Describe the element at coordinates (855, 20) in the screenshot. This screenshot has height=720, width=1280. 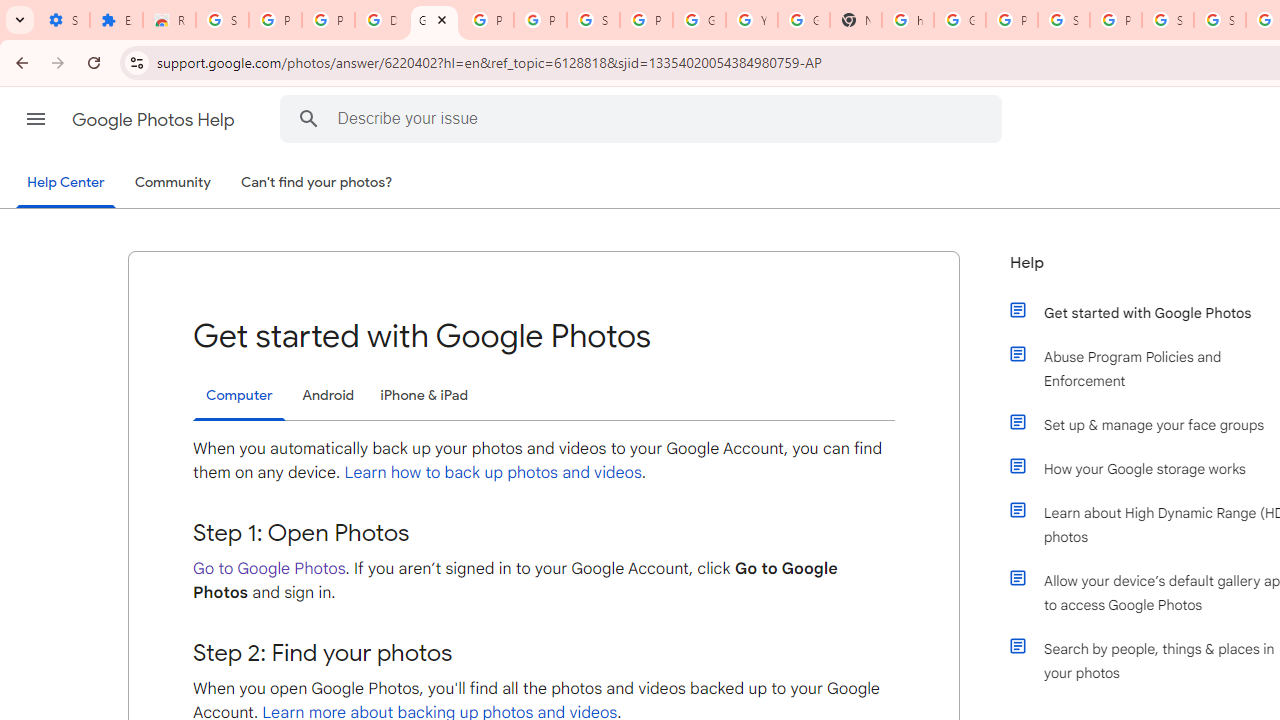
I see `'New Tab'` at that location.